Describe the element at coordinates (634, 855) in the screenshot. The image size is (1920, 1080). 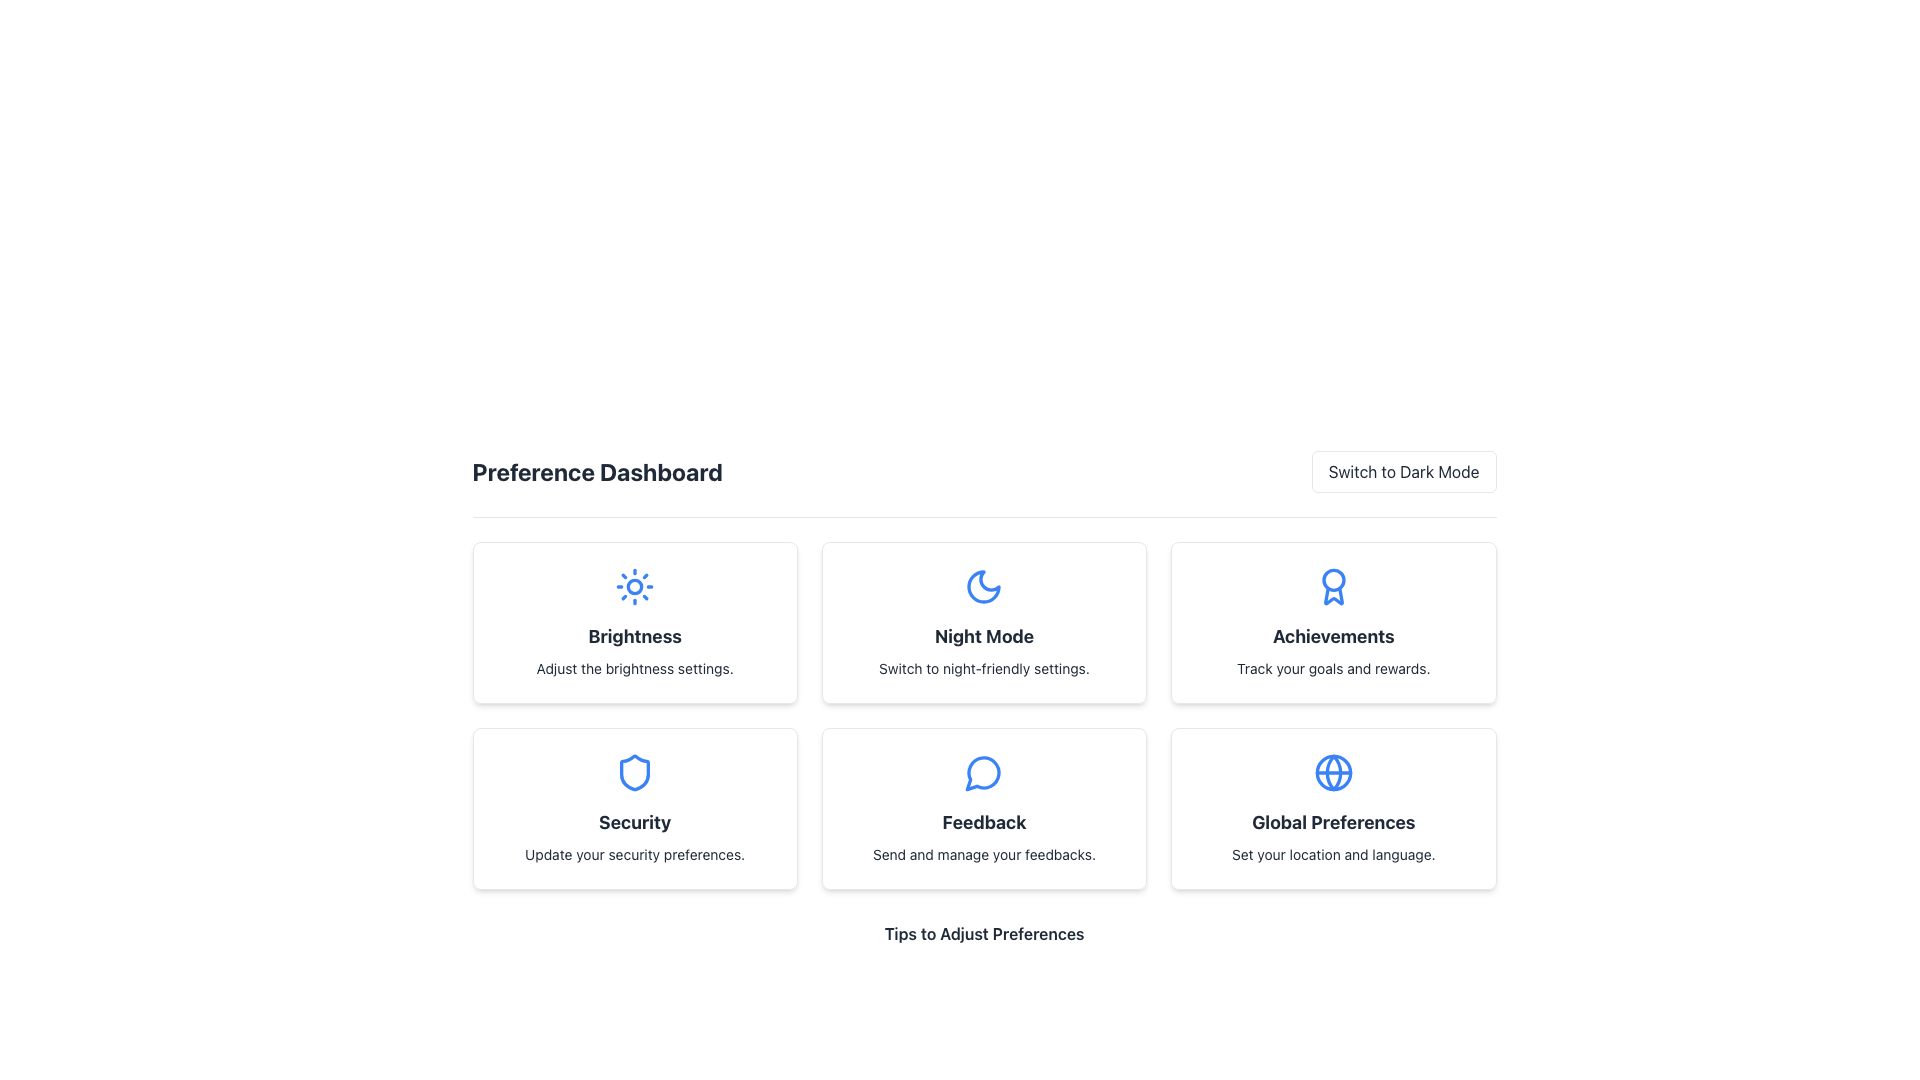
I see `the Text Label providing a description or actionable hint regarding the security preferences, located below the 'Security' header in the leftmost card of the second row of the grid on the Preference Dashboard page` at that location.